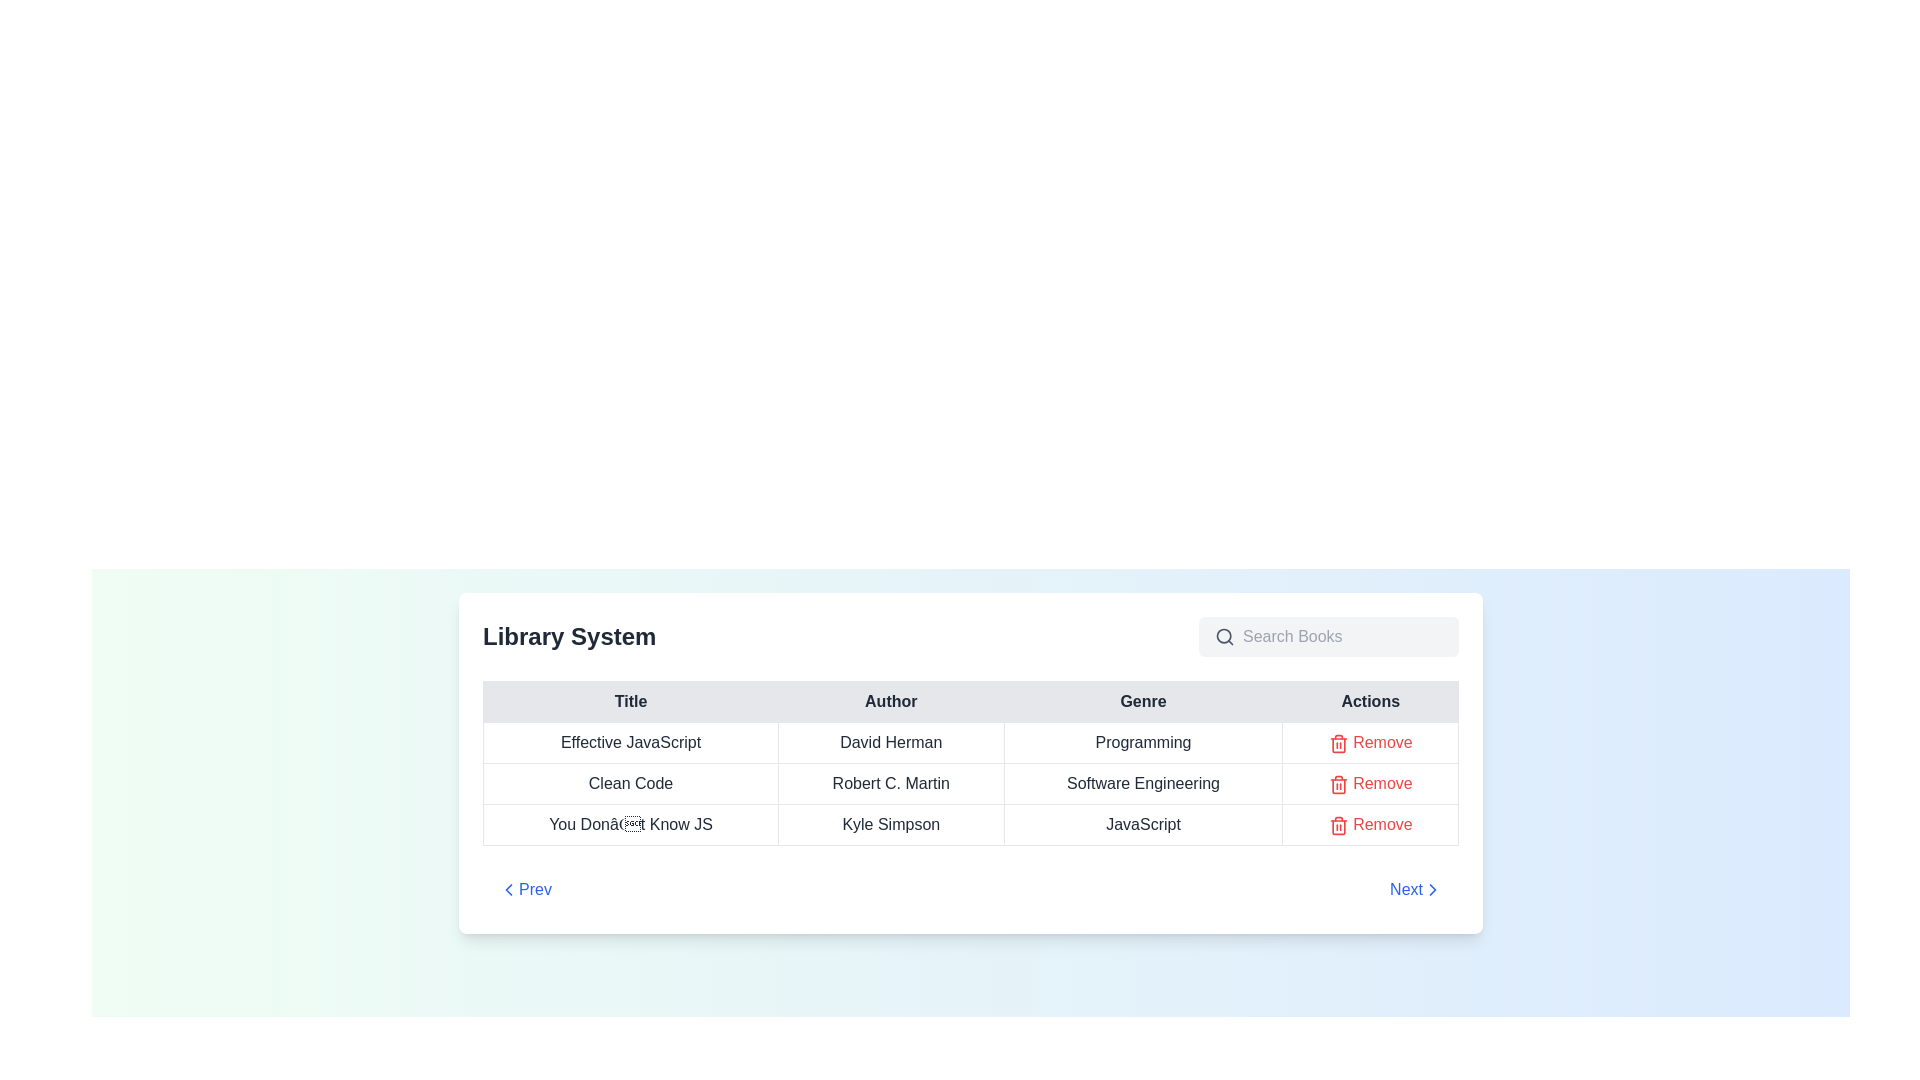 The width and height of the screenshot is (1920, 1080). What do you see at coordinates (1369, 743) in the screenshot?
I see `the first 'Remove' button associated with the book titled 'Effective JavaScript', which is a bold red button with a trash can icon on the left` at bounding box center [1369, 743].